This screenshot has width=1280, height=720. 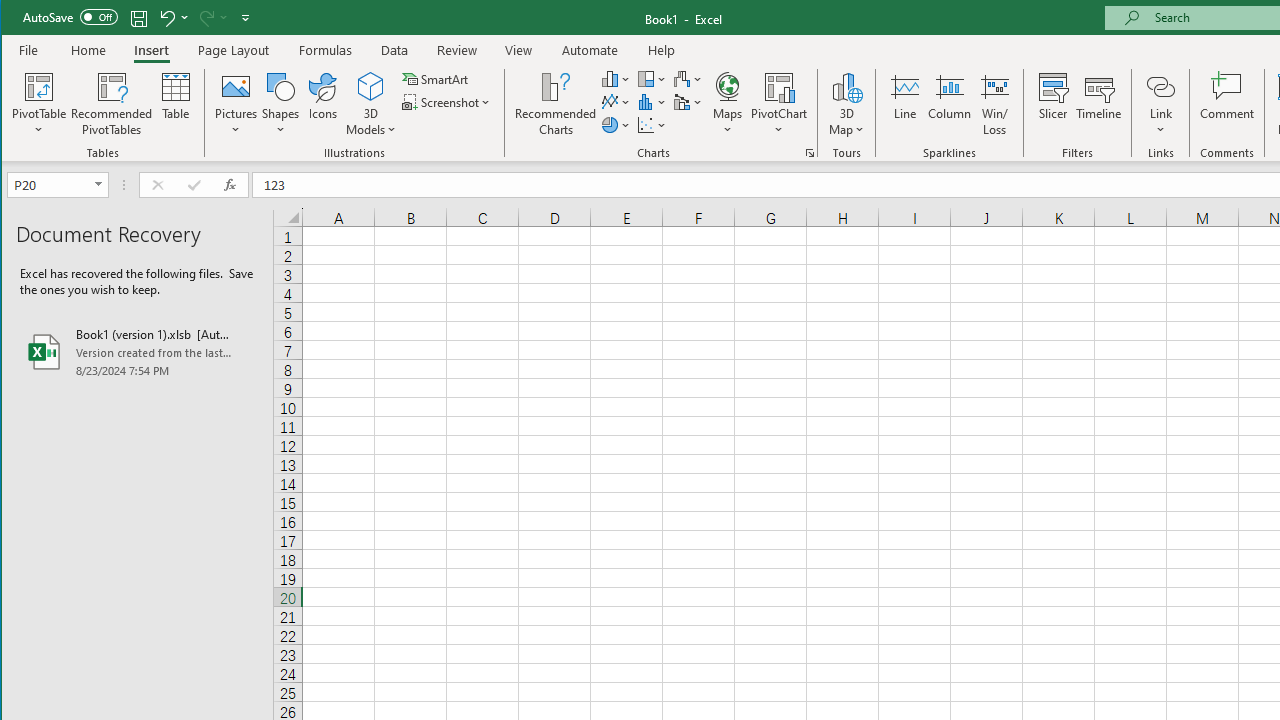 I want to click on '3D Models', so click(x=371, y=104).